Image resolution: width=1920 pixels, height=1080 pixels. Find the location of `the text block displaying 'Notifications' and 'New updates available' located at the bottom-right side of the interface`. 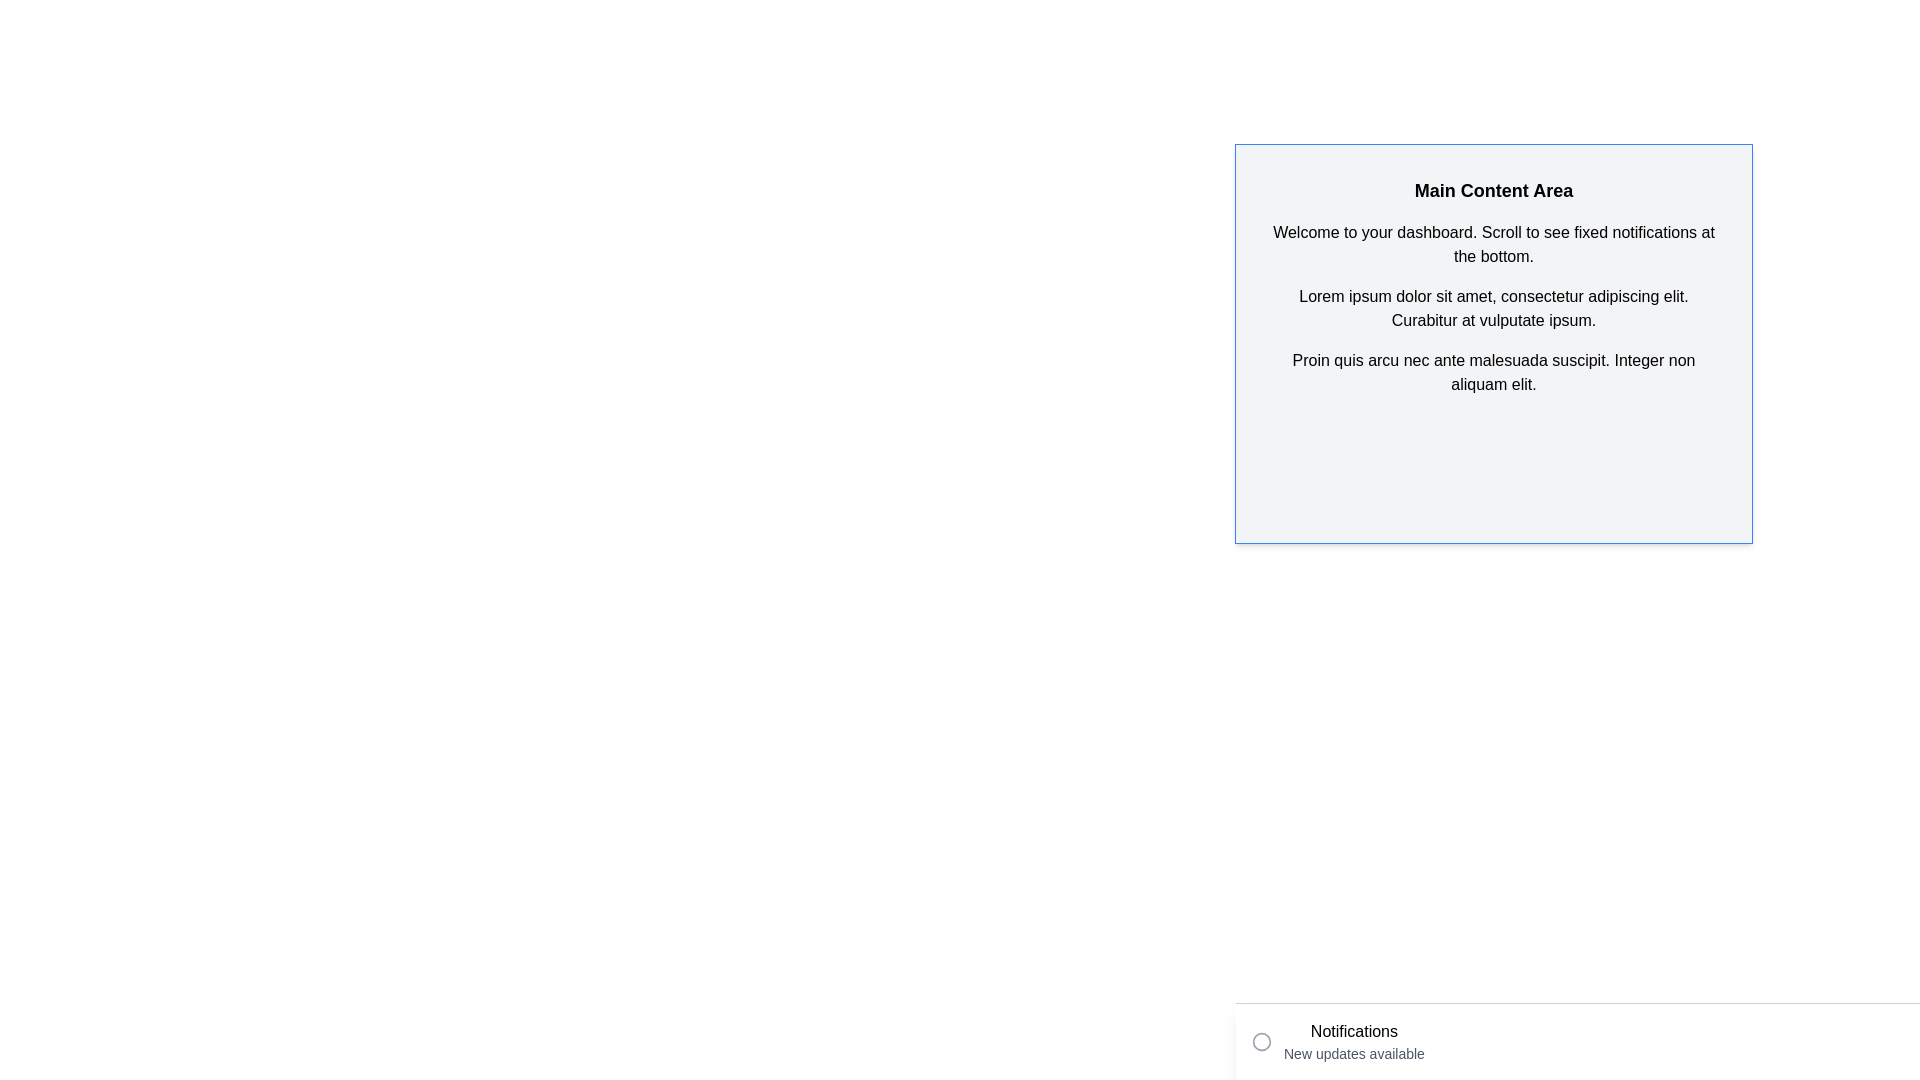

the text block displaying 'Notifications' and 'New updates available' located at the bottom-right side of the interface is located at coordinates (1354, 1040).